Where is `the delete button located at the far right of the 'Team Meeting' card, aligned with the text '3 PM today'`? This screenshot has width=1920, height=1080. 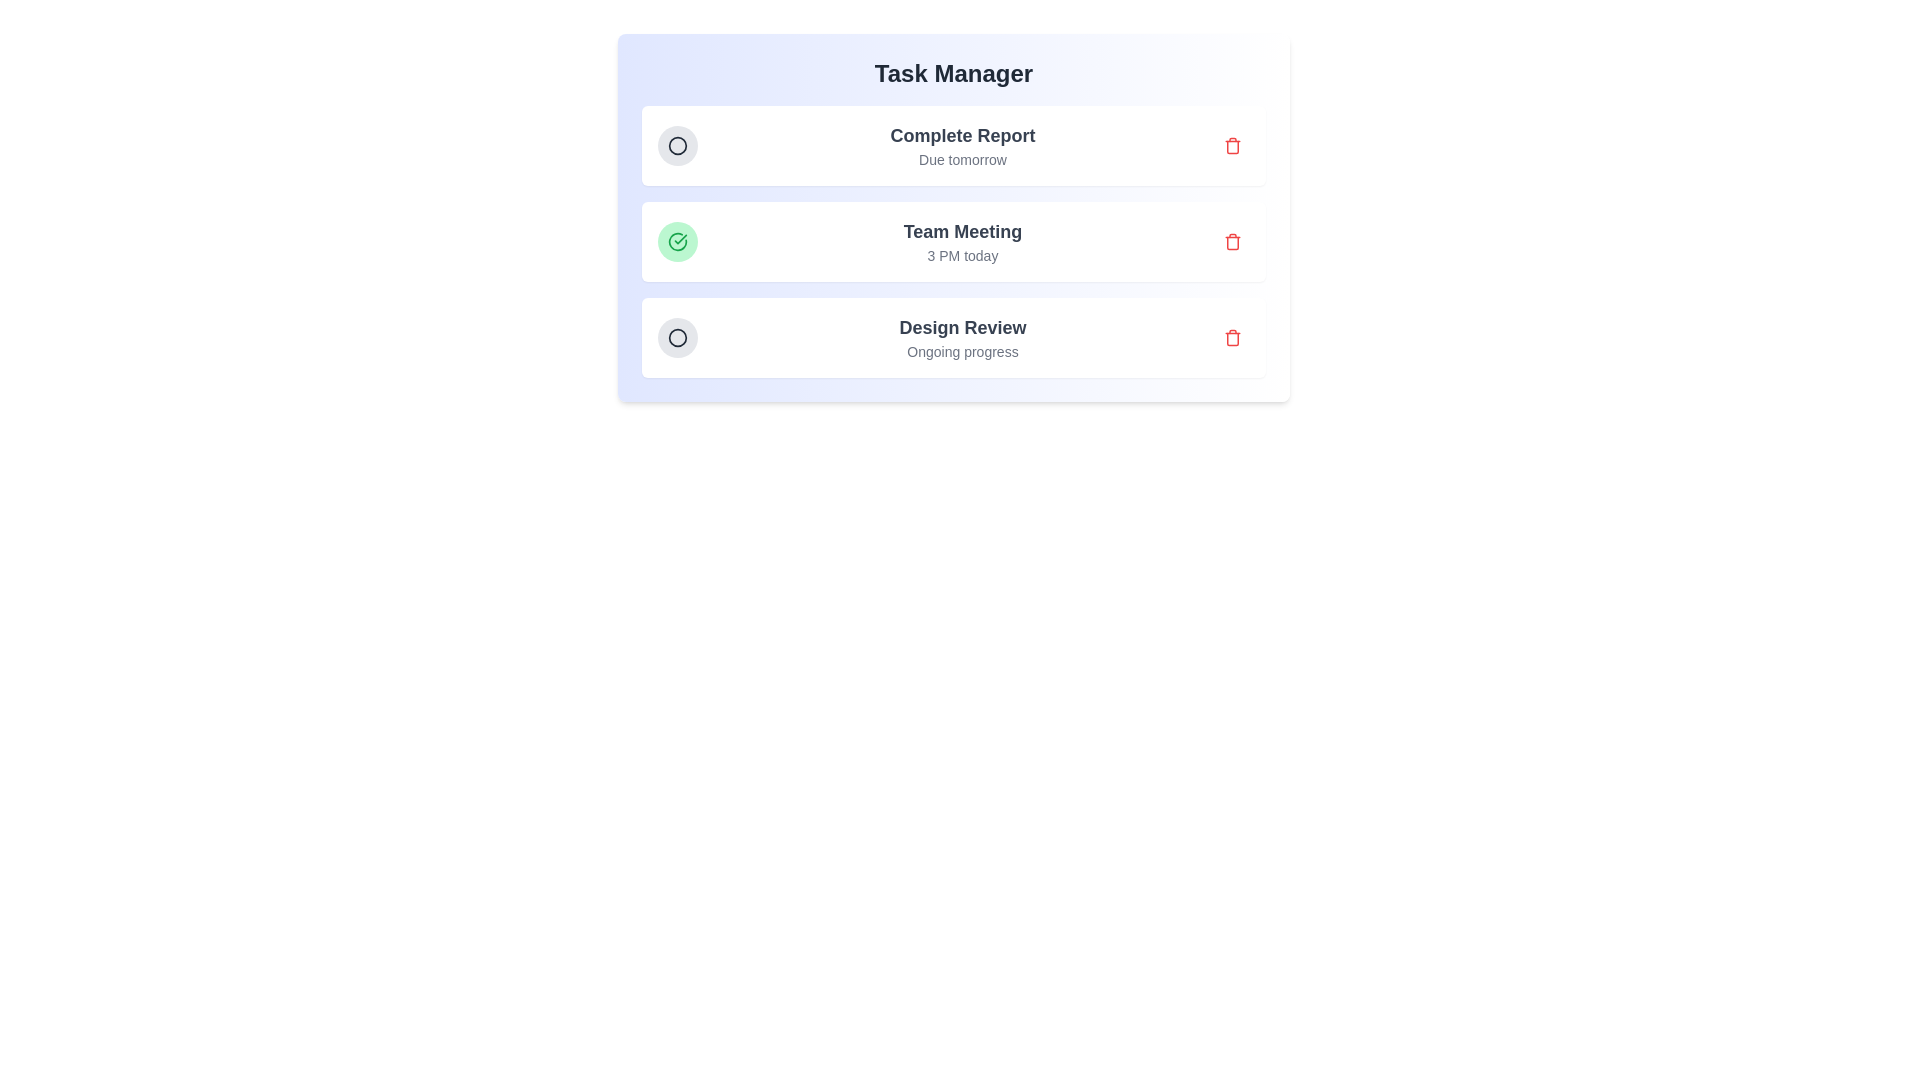
the delete button located at the far right of the 'Team Meeting' card, aligned with the text '3 PM today' is located at coordinates (1232, 241).